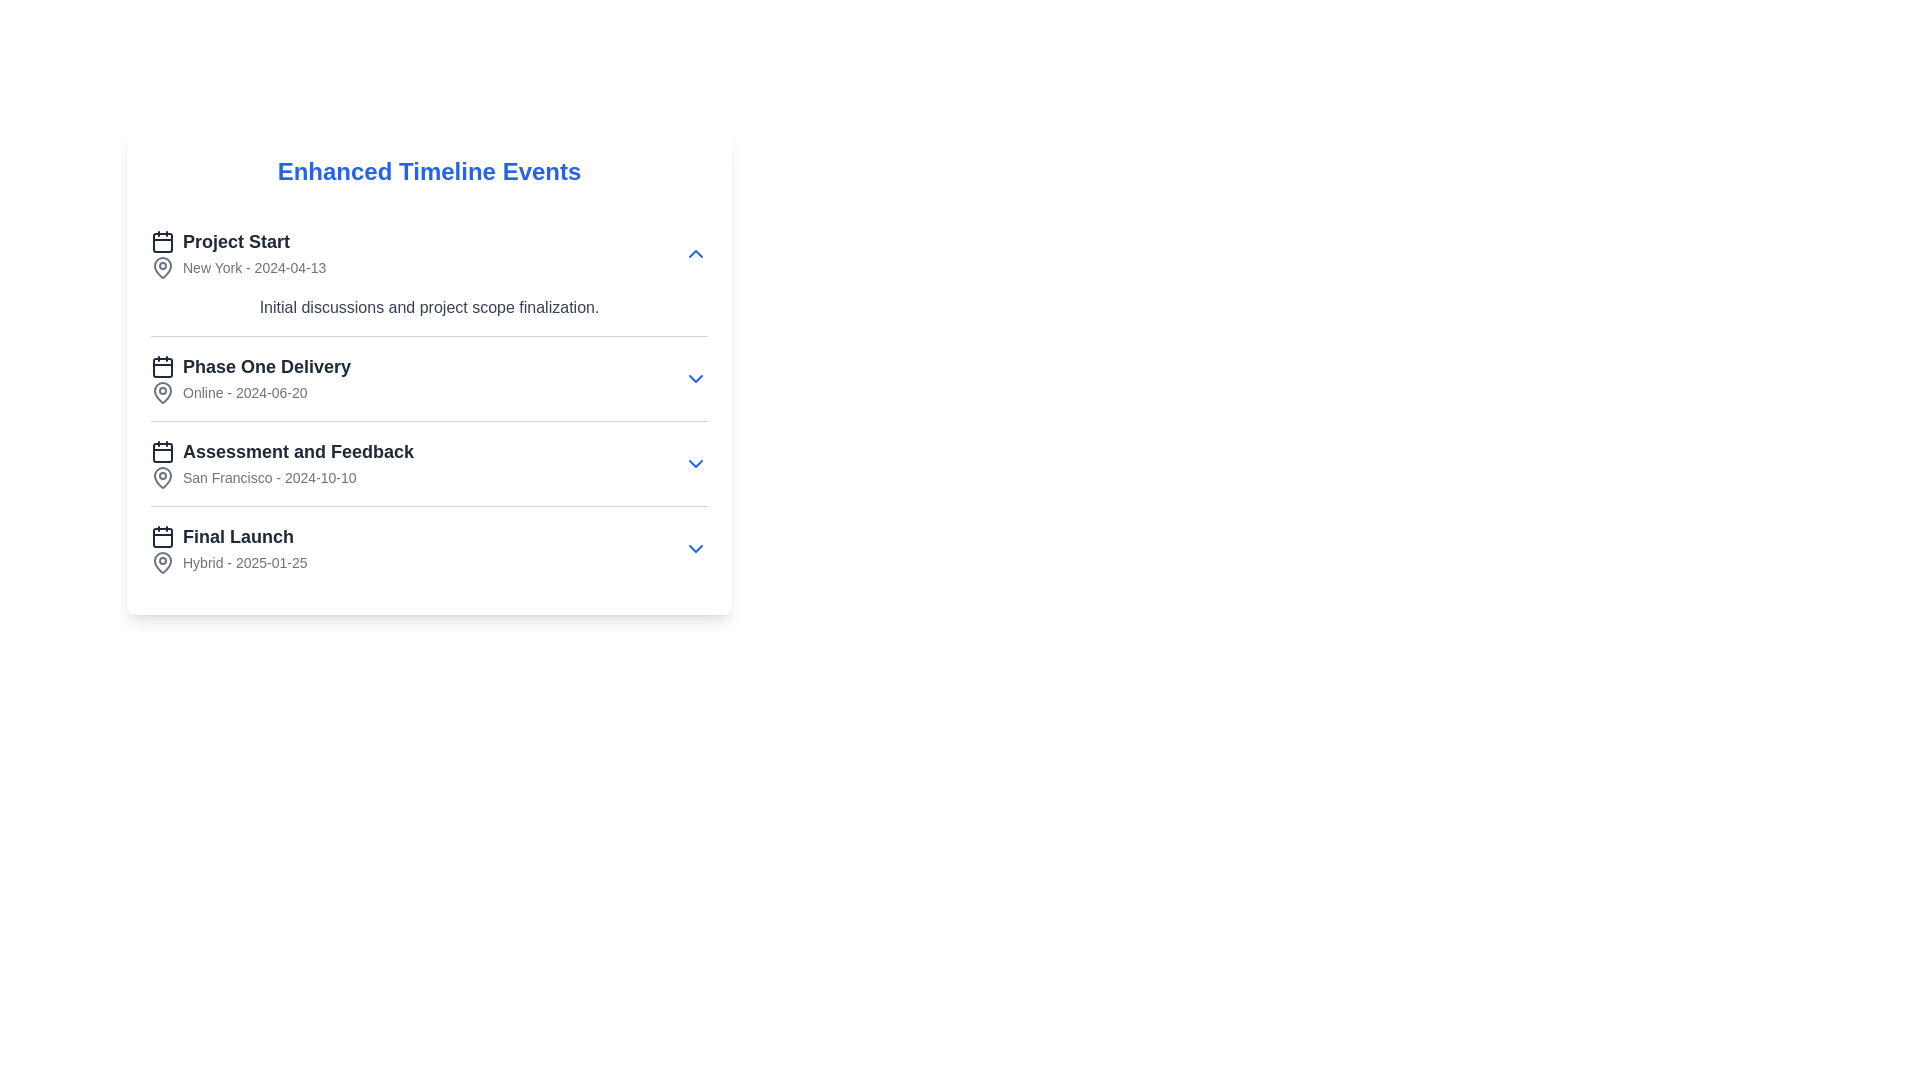 Image resolution: width=1920 pixels, height=1080 pixels. Describe the element at coordinates (250, 393) in the screenshot. I see `the static text displaying 'Online - 2024-06-20' with a map pin icon, located in the 'Phase One Delivery' section` at that location.